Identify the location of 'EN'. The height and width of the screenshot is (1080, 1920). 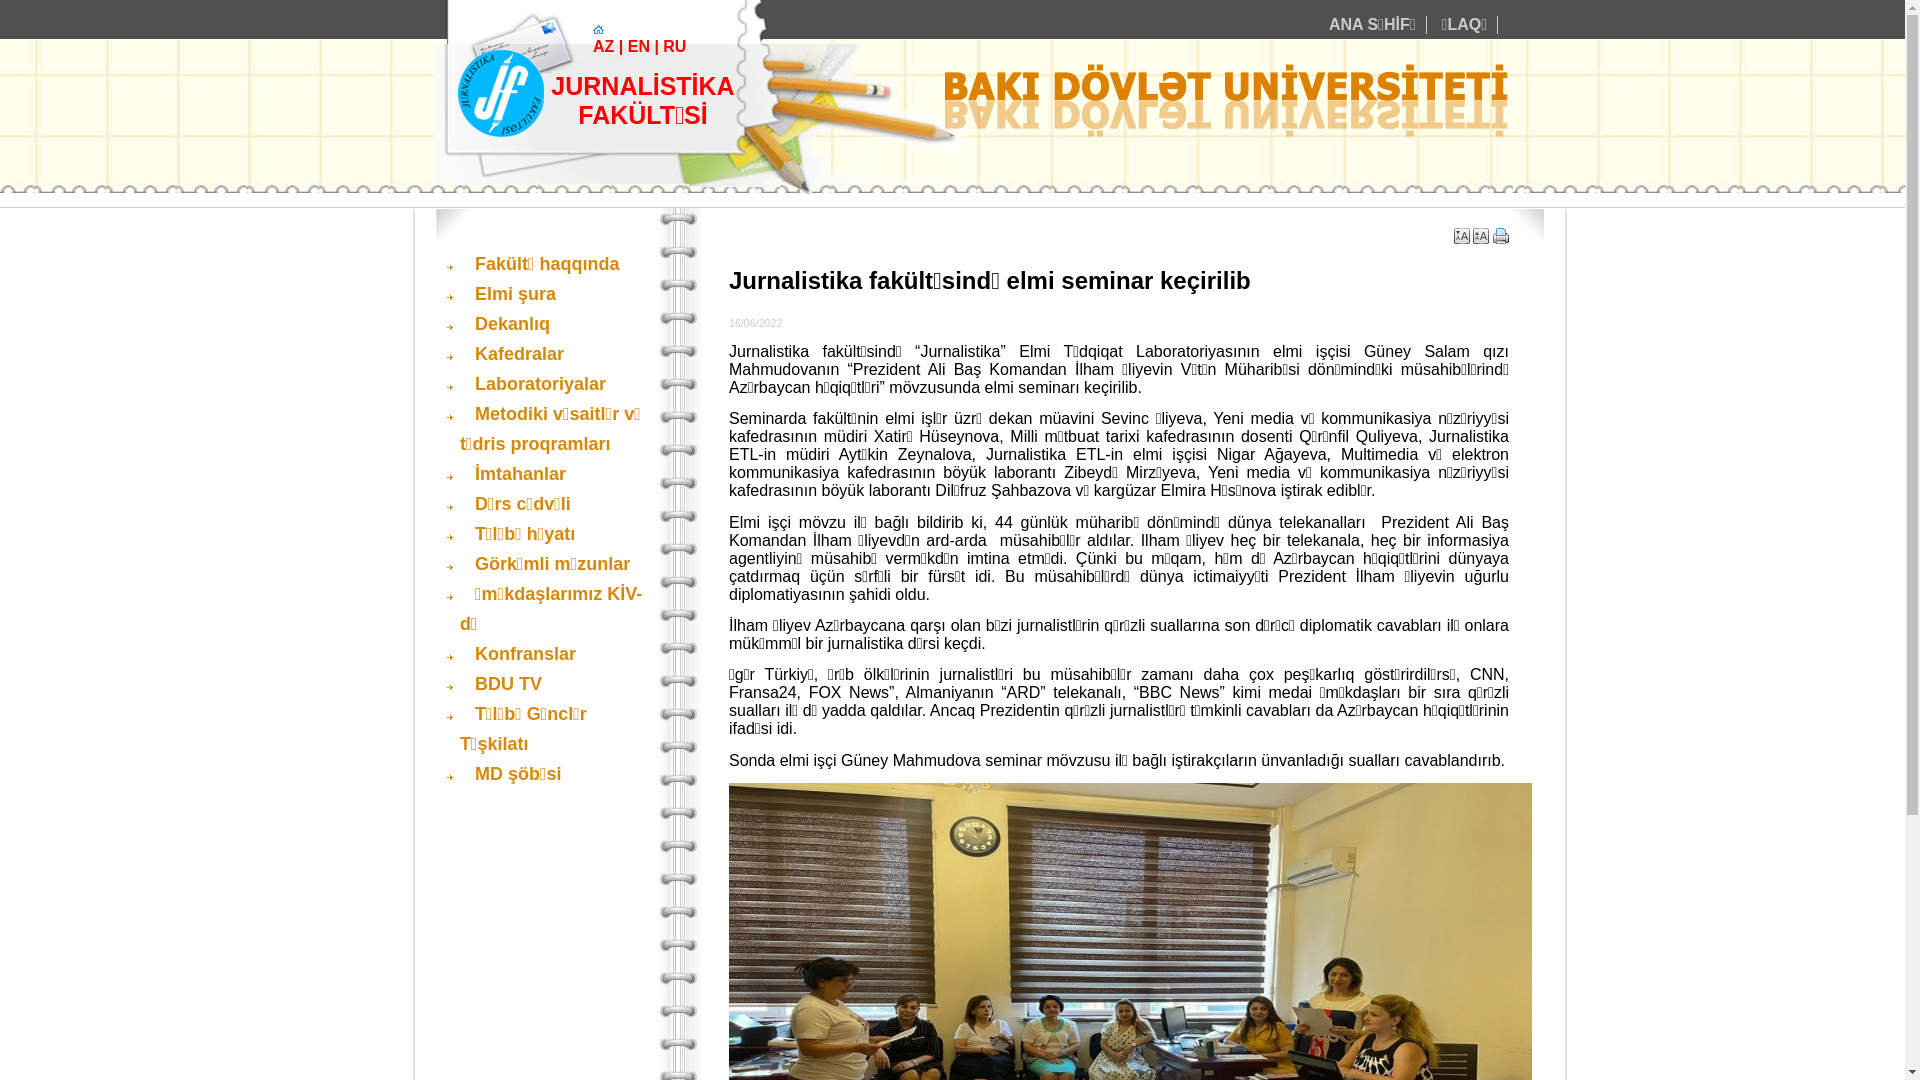
(627, 45).